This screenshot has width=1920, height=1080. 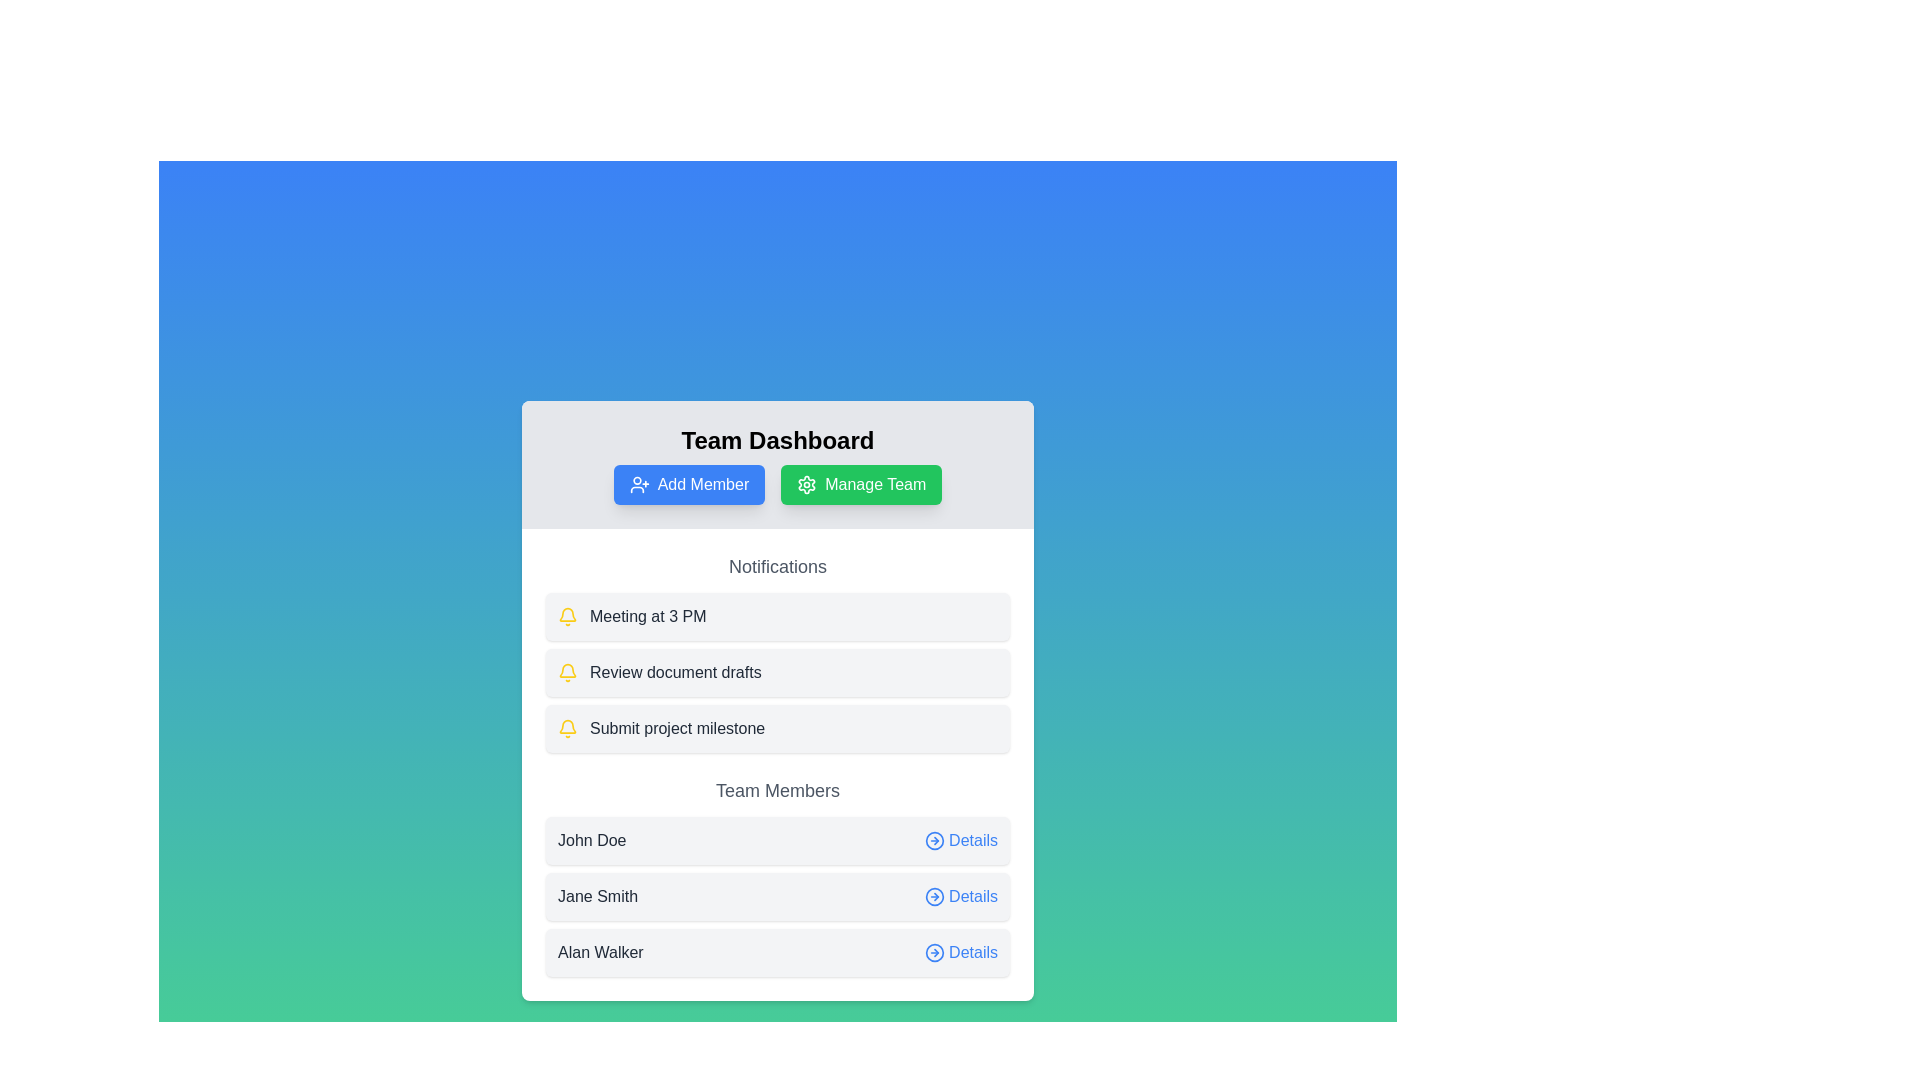 What do you see at coordinates (566, 616) in the screenshot?
I see `the yellow bell icon representing notifications, located before the text 'Meeting at 3 PM'` at bounding box center [566, 616].